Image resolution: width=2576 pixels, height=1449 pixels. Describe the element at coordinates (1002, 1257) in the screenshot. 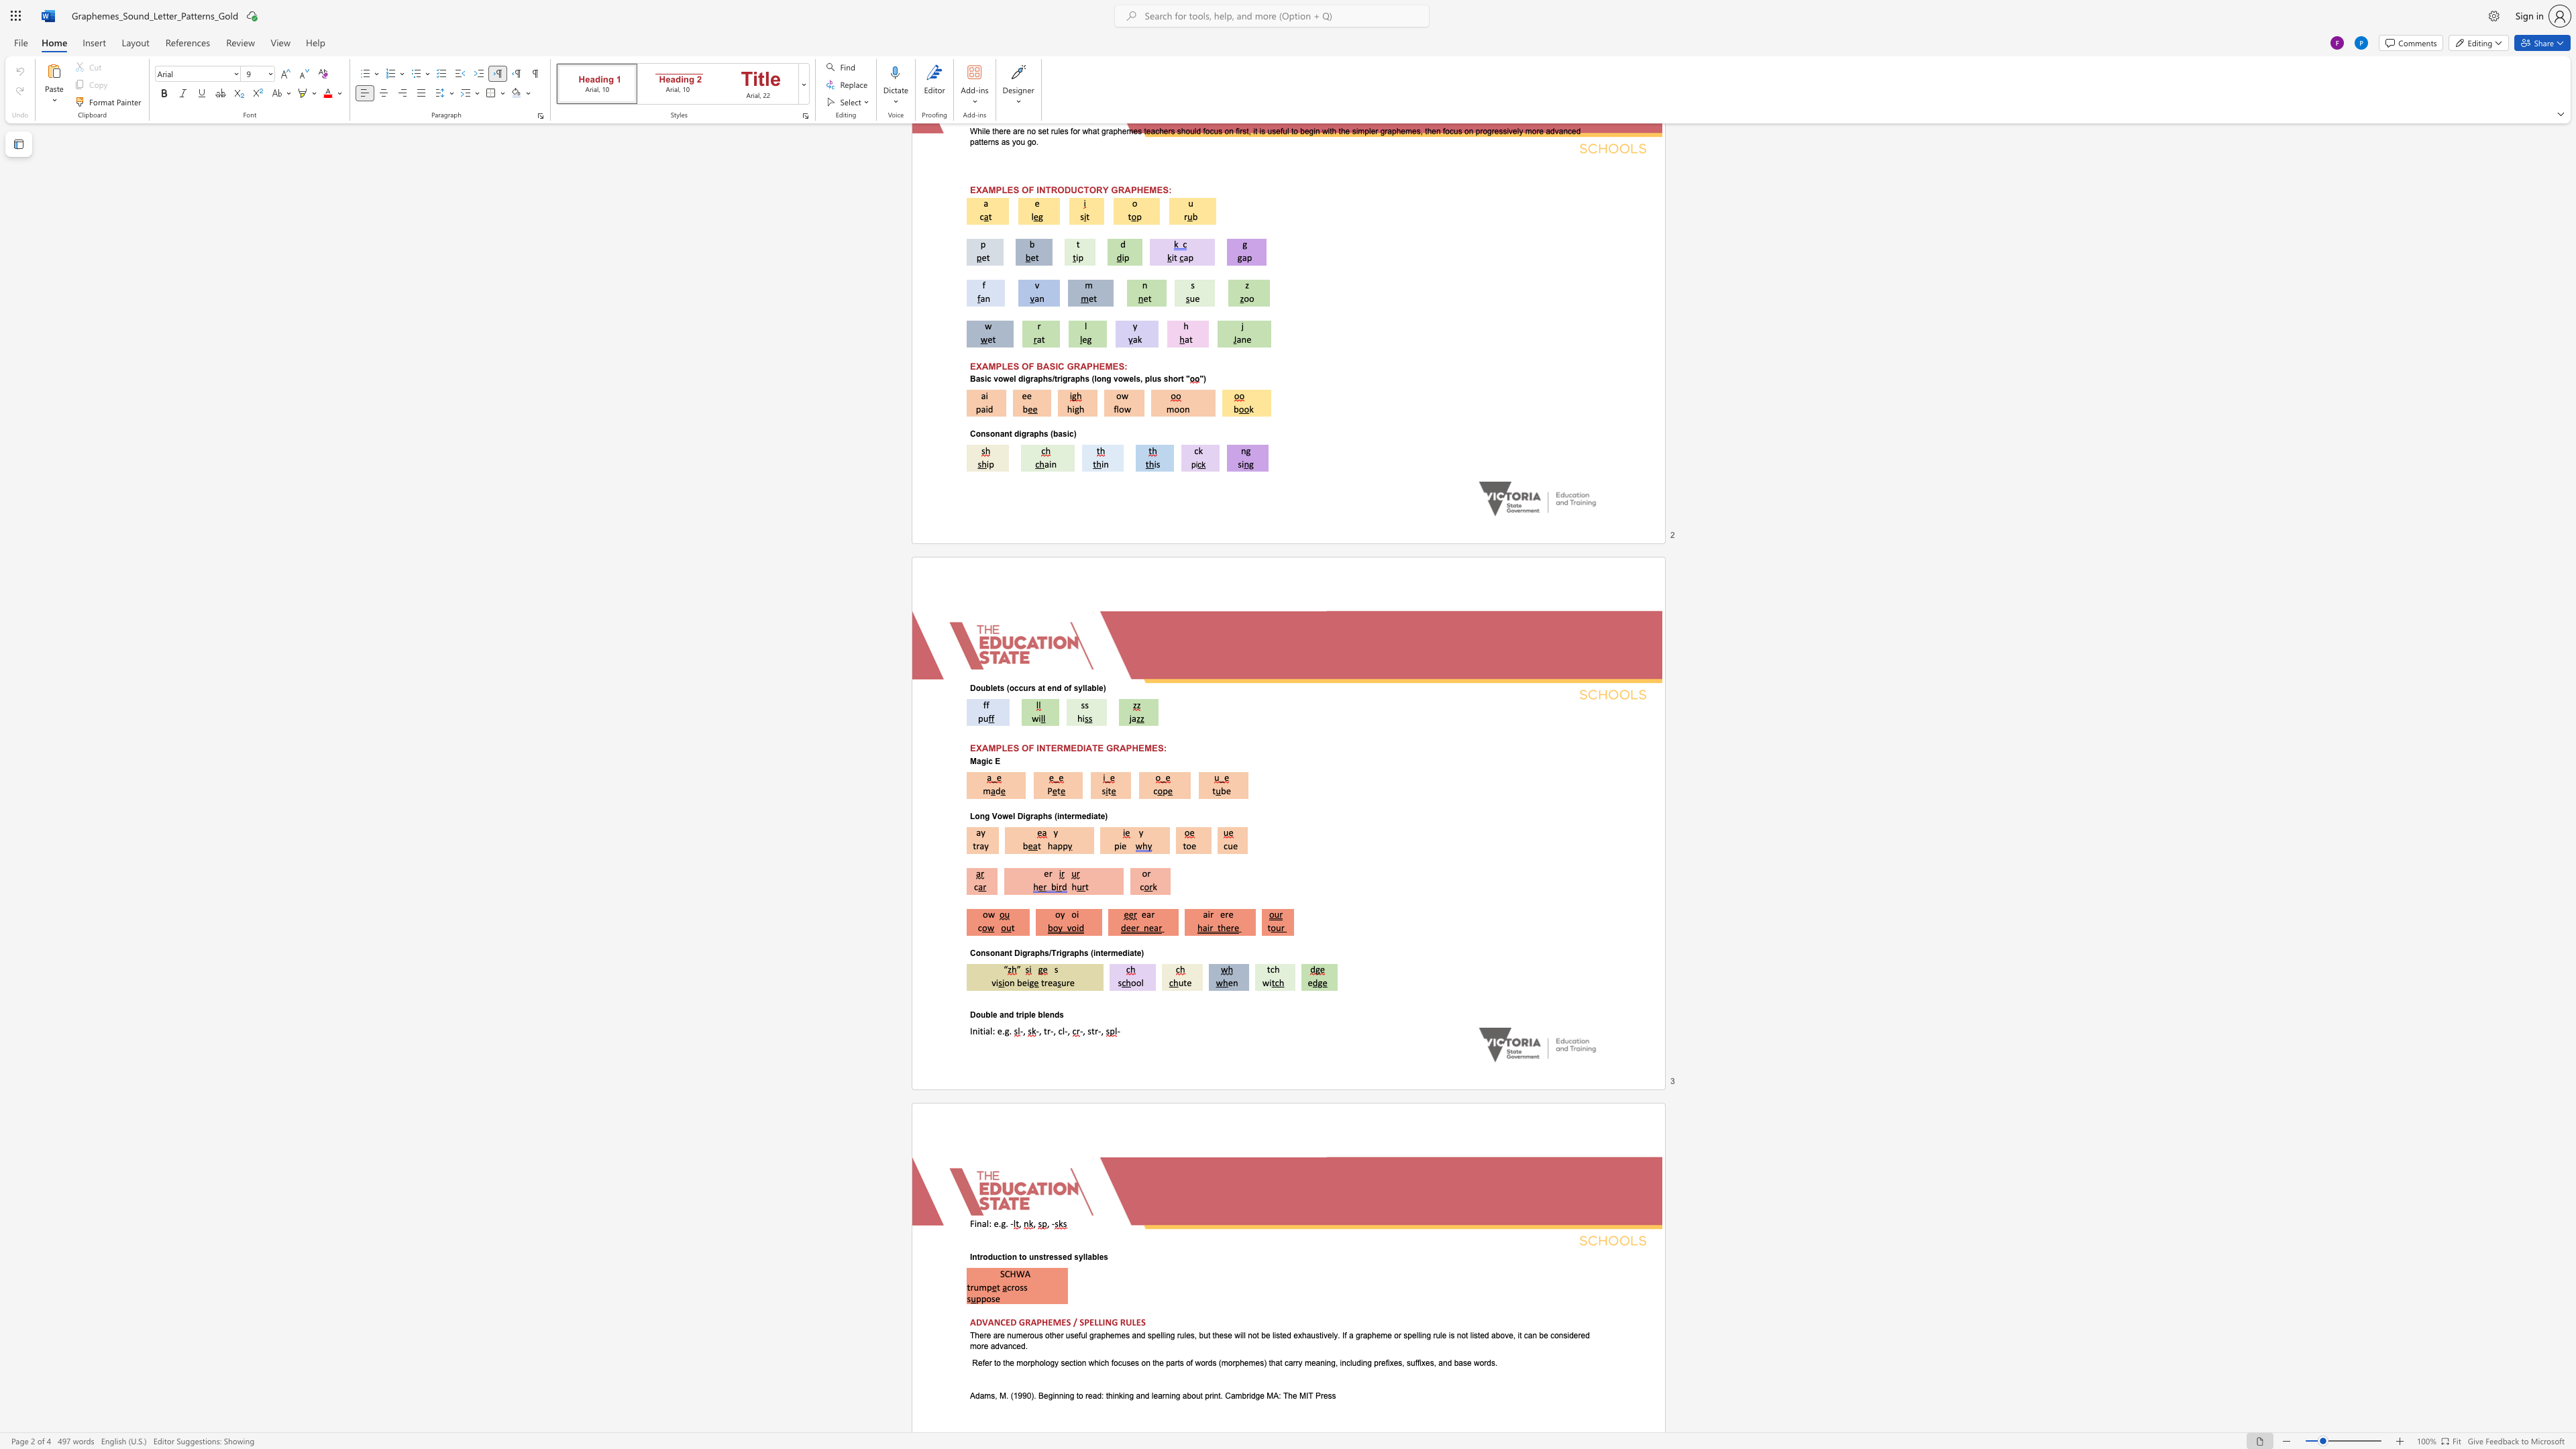

I see `the subset text "tion" within the text "Introduction to unstressed syllables"` at that location.